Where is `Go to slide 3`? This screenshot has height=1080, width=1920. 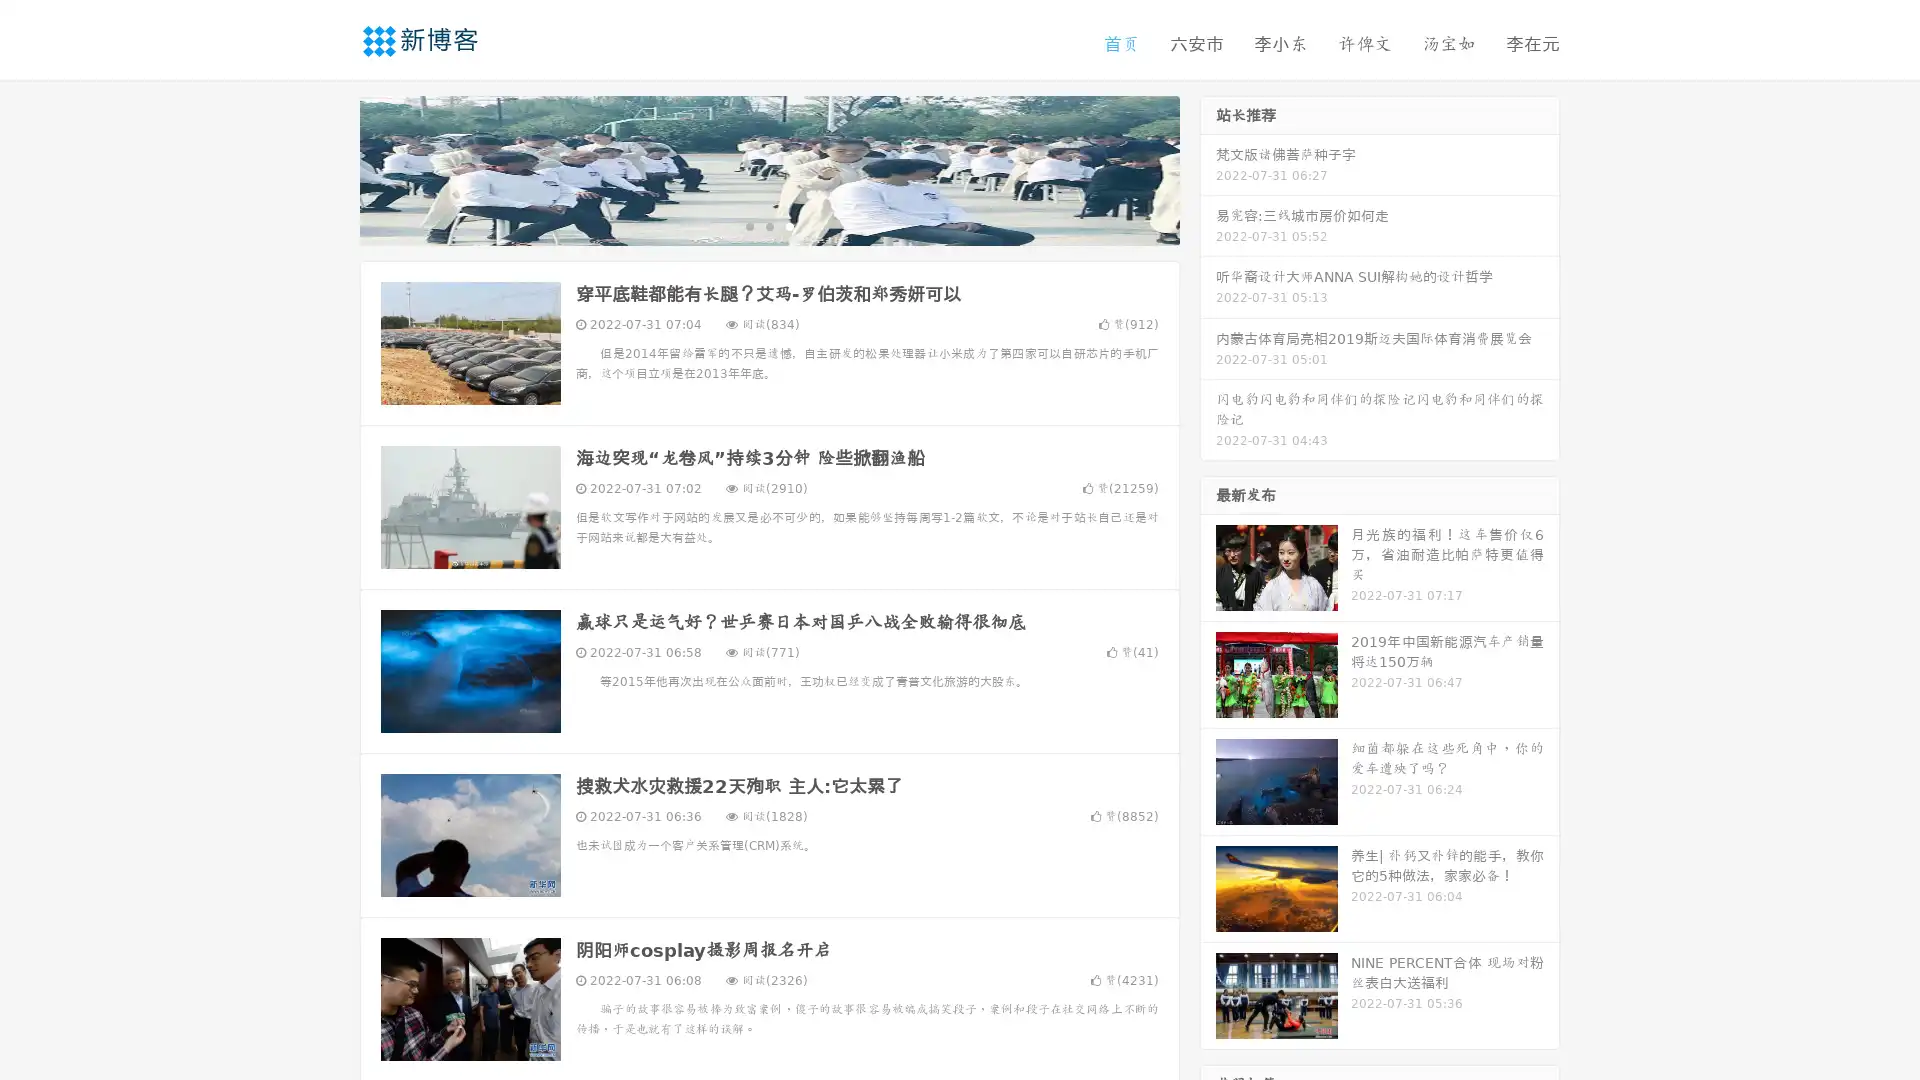 Go to slide 3 is located at coordinates (789, 225).